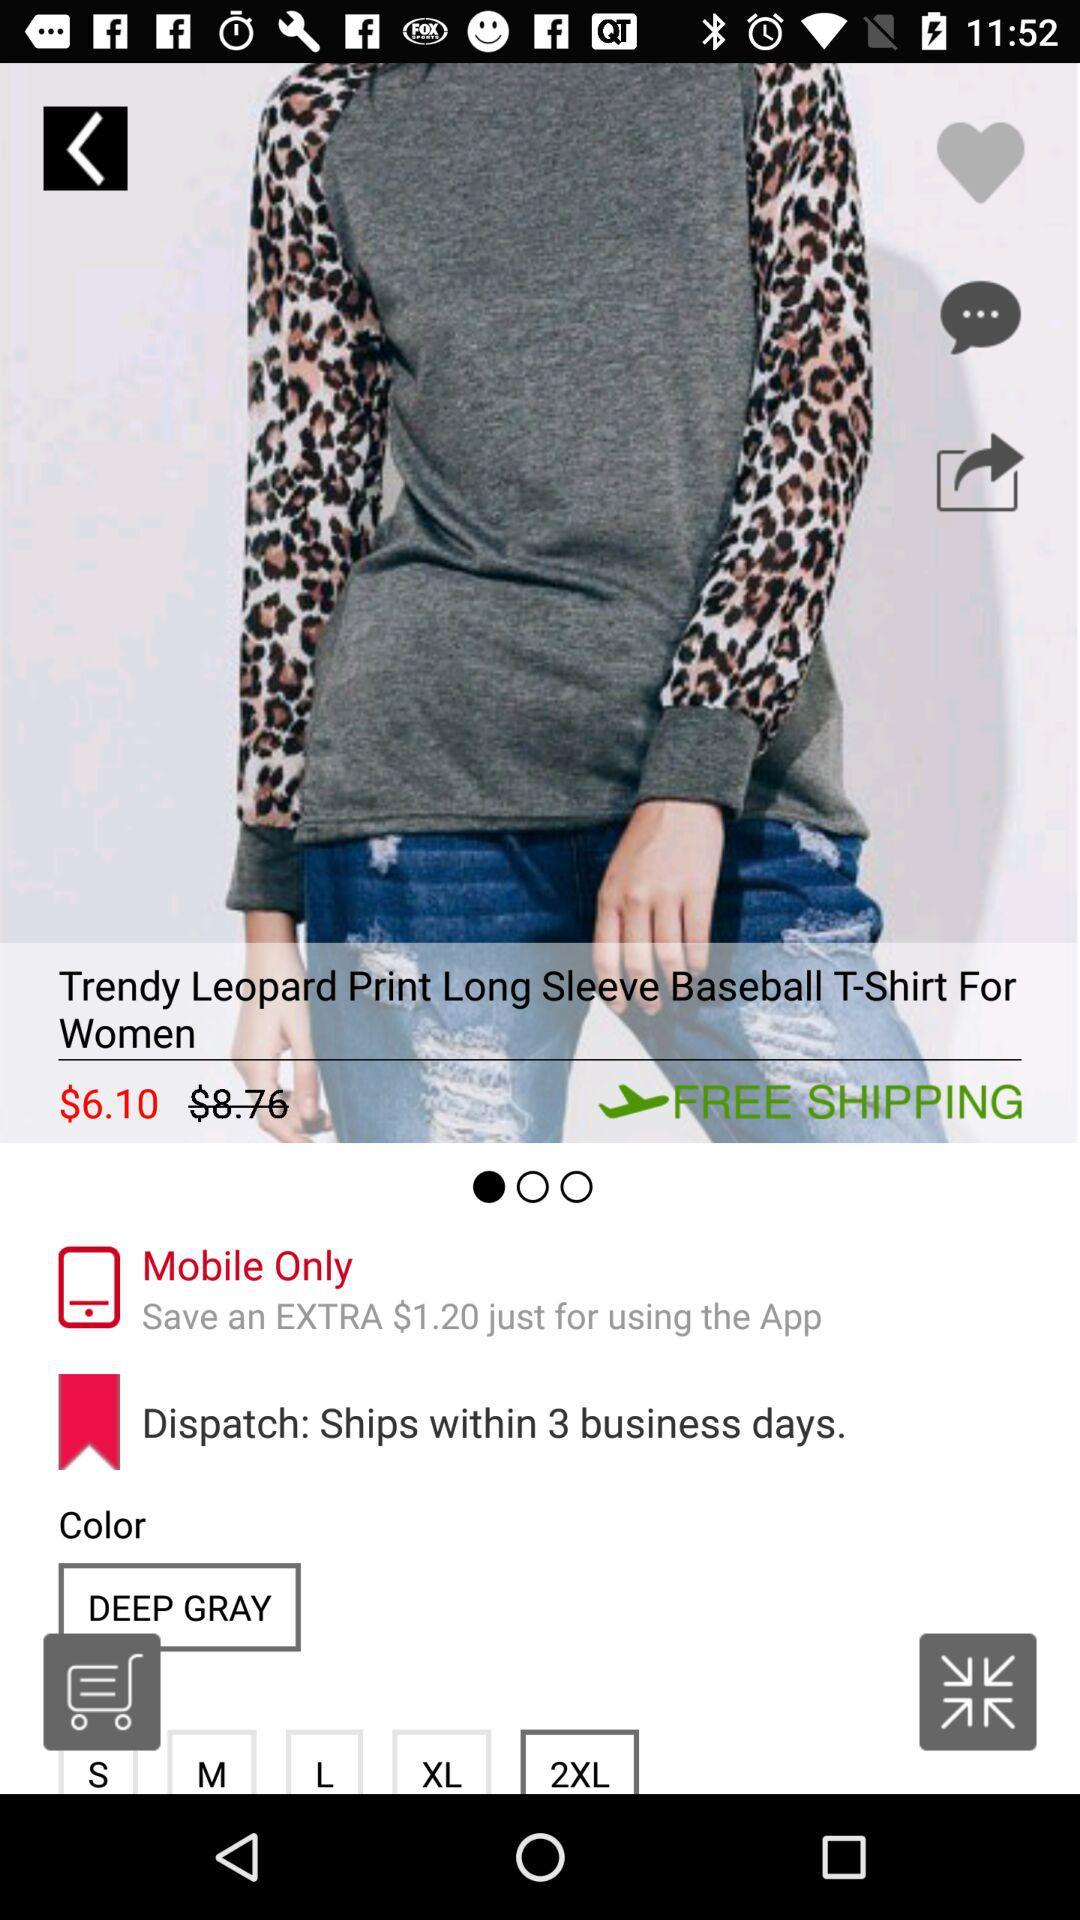 This screenshot has width=1080, height=1920. I want to click on share the product, so click(979, 471).